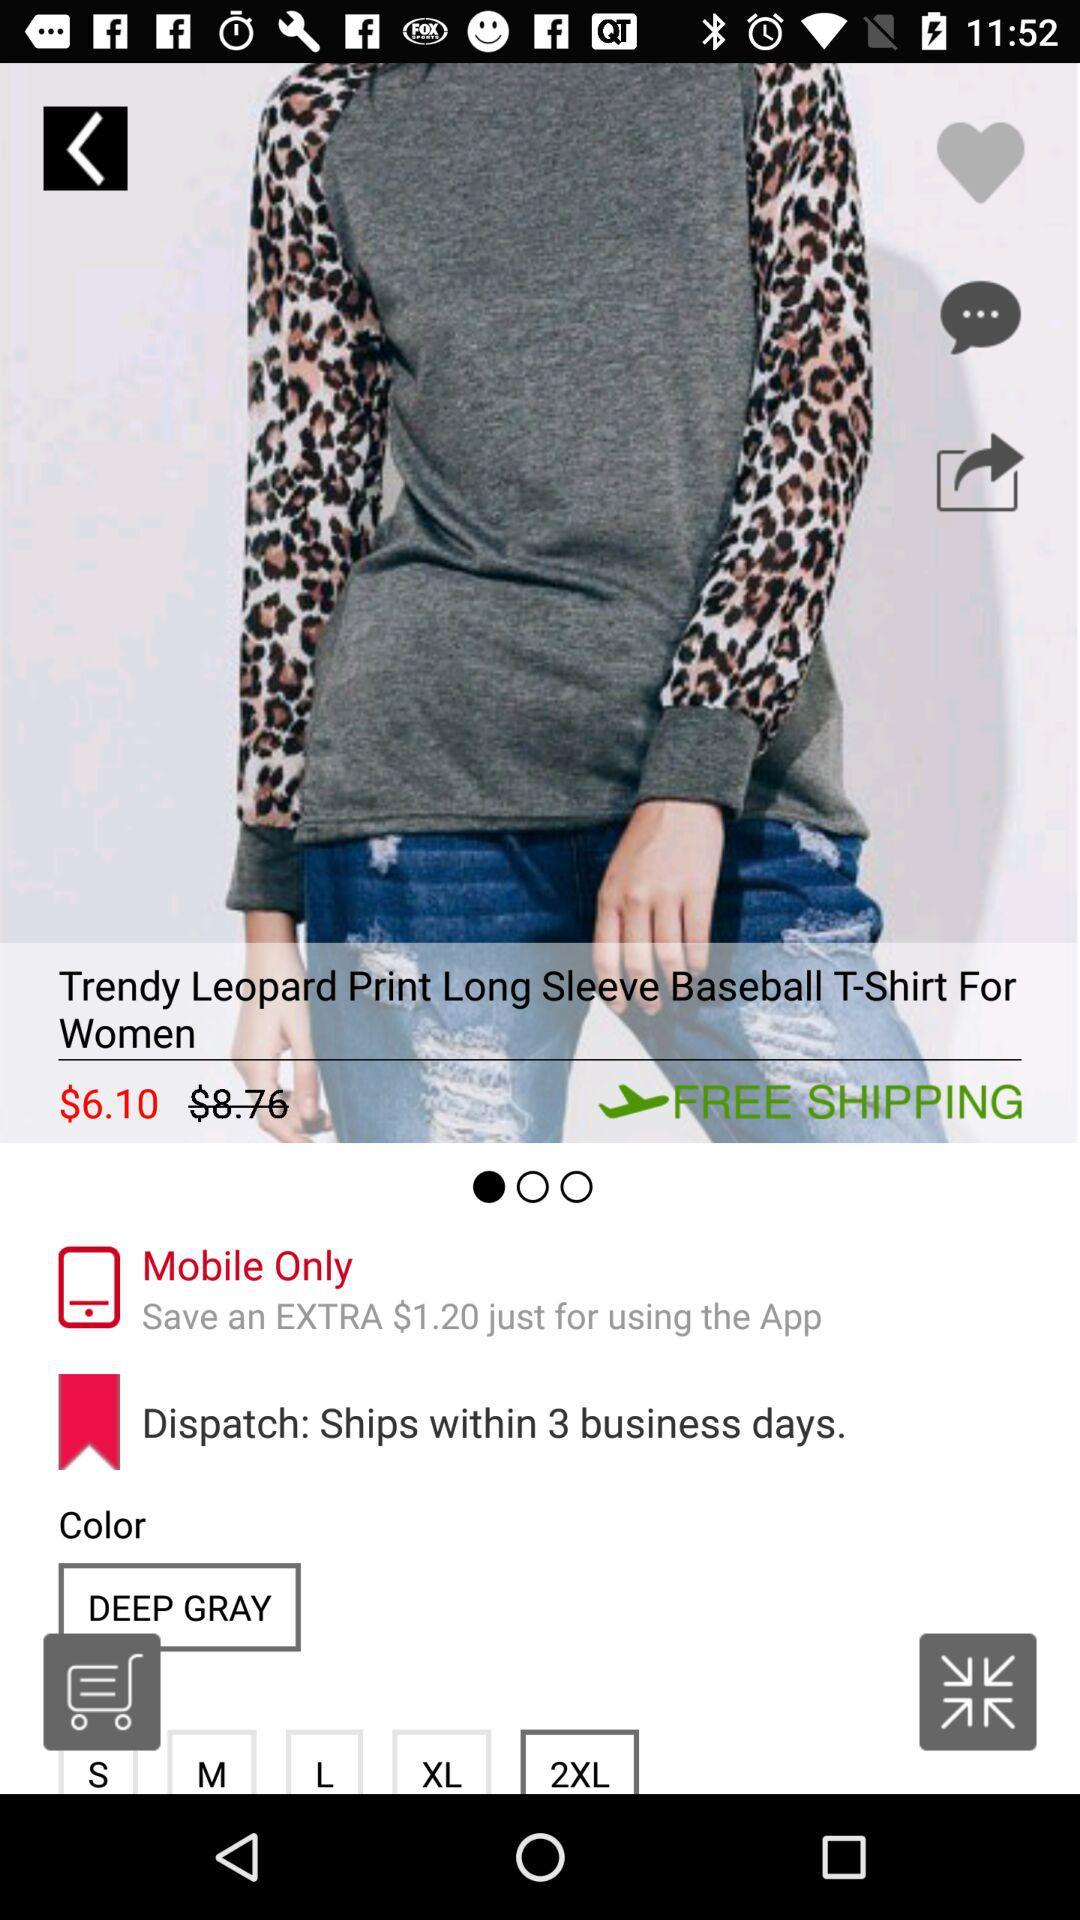 This screenshot has width=1080, height=1920. I want to click on share the product, so click(979, 471).